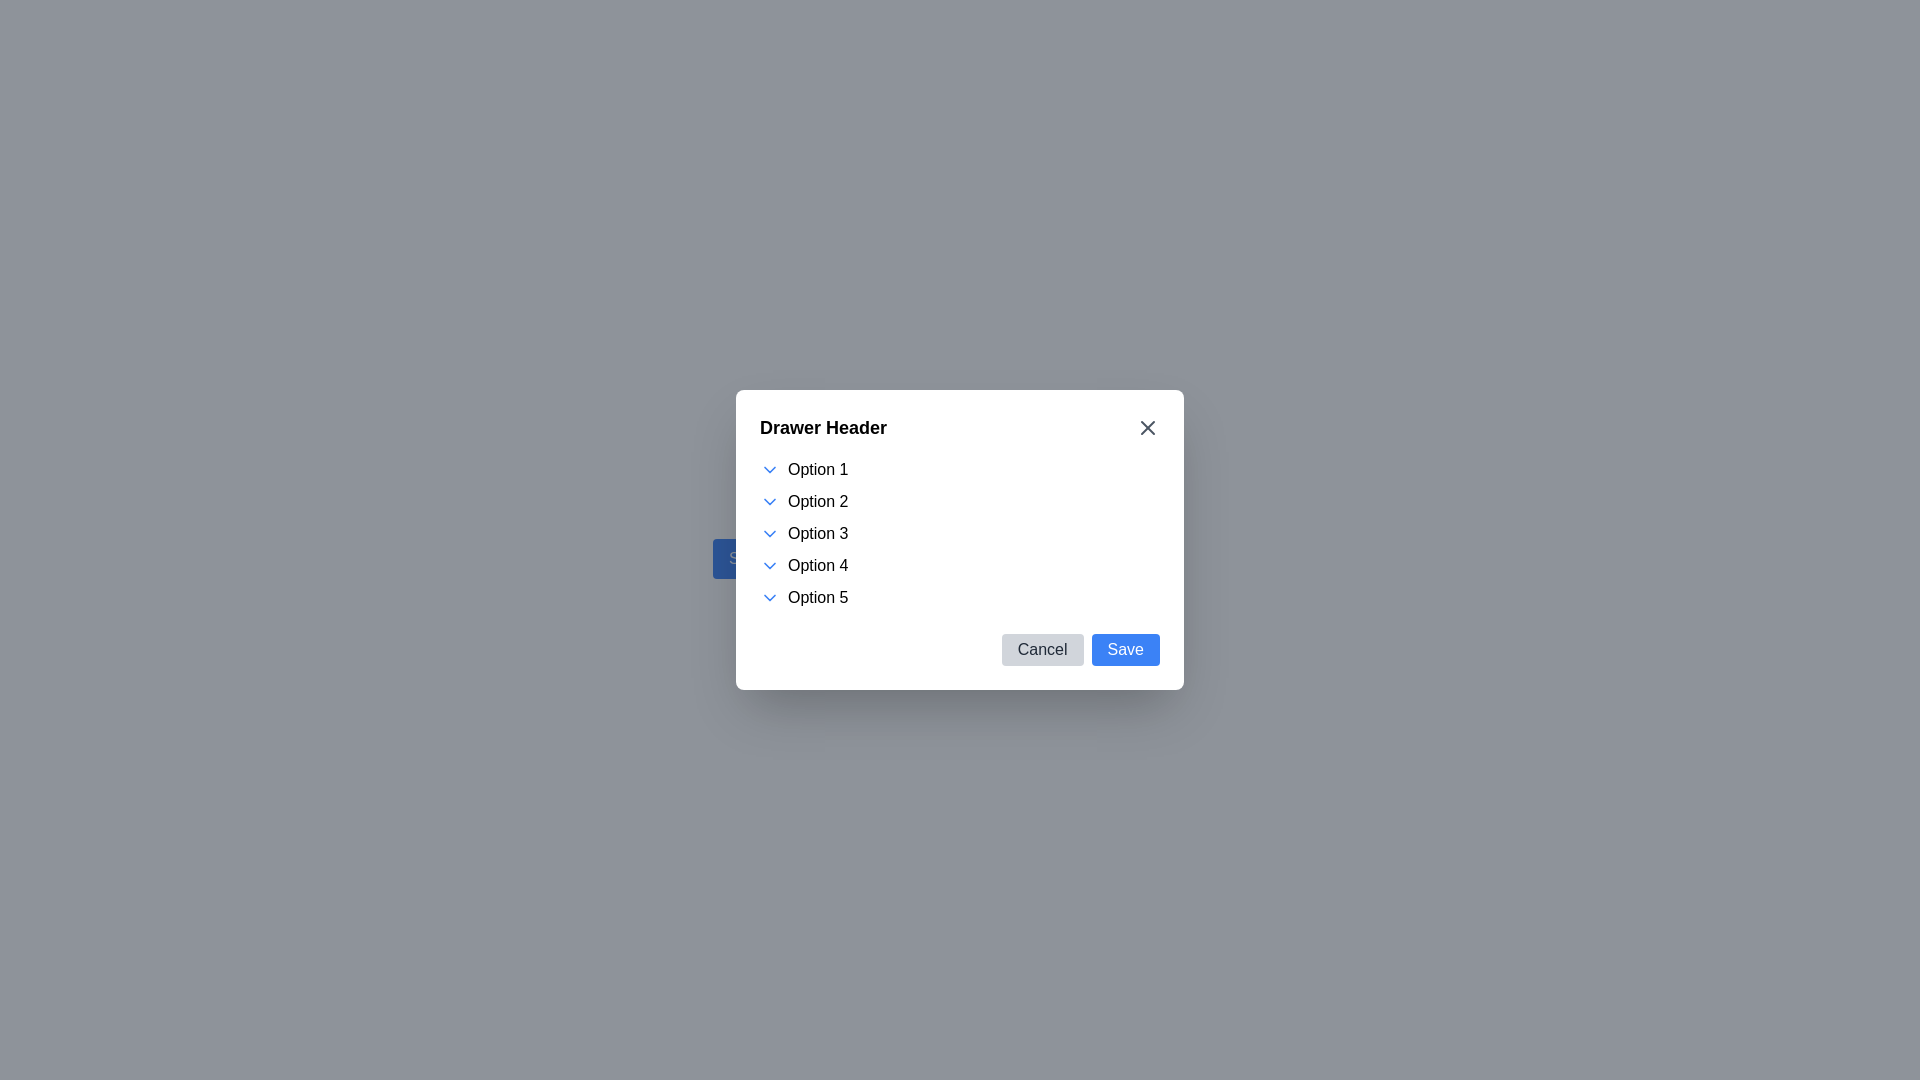 Image resolution: width=1920 pixels, height=1080 pixels. Describe the element at coordinates (1041, 650) in the screenshot. I see `the 'Cancel' button, which is a light gray rounded rectangular button with black text, located to the left of the blue 'Save' button in the bottom-right corner of the modal dialog` at that location.